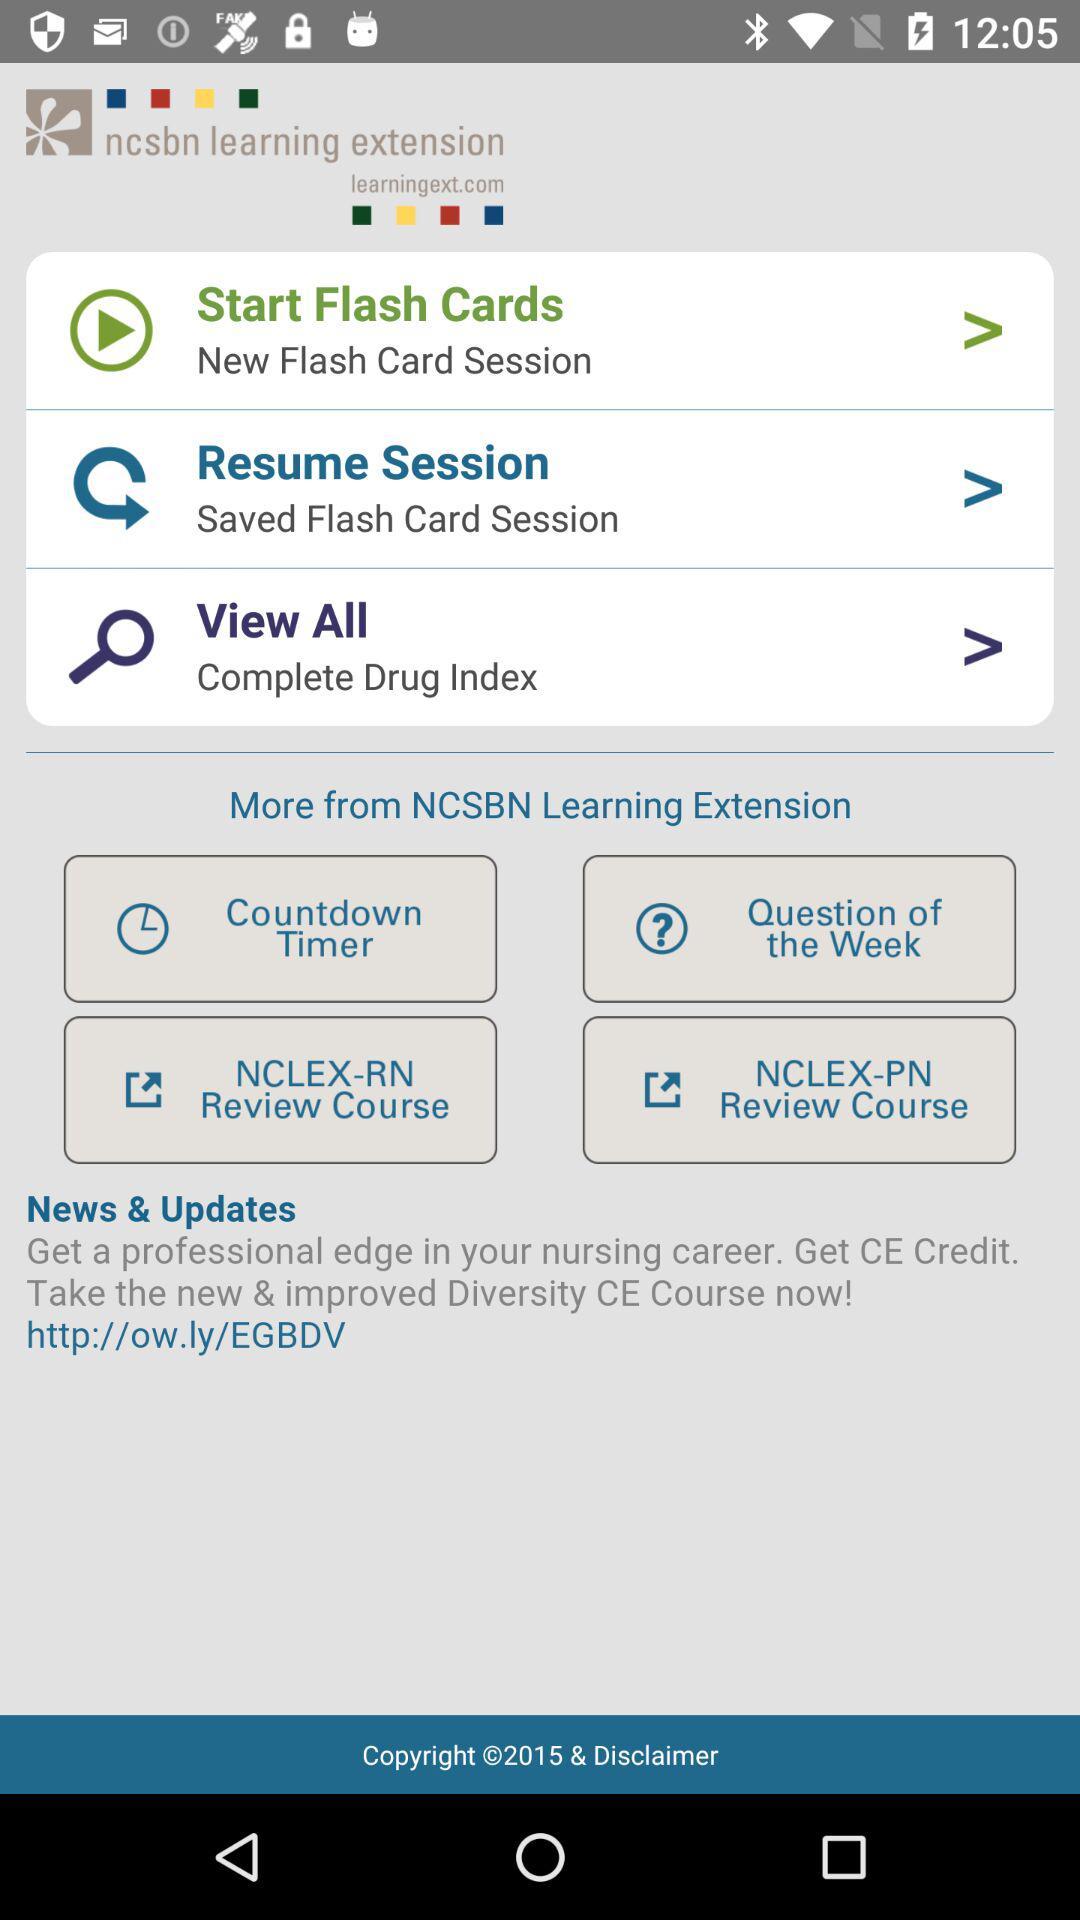 Image resolution: width=1080 pixels, height=1920 pixels. What do you see at coordinates (798, 927) in the screenshot?
I see `question` at bounding box center [798, 927].